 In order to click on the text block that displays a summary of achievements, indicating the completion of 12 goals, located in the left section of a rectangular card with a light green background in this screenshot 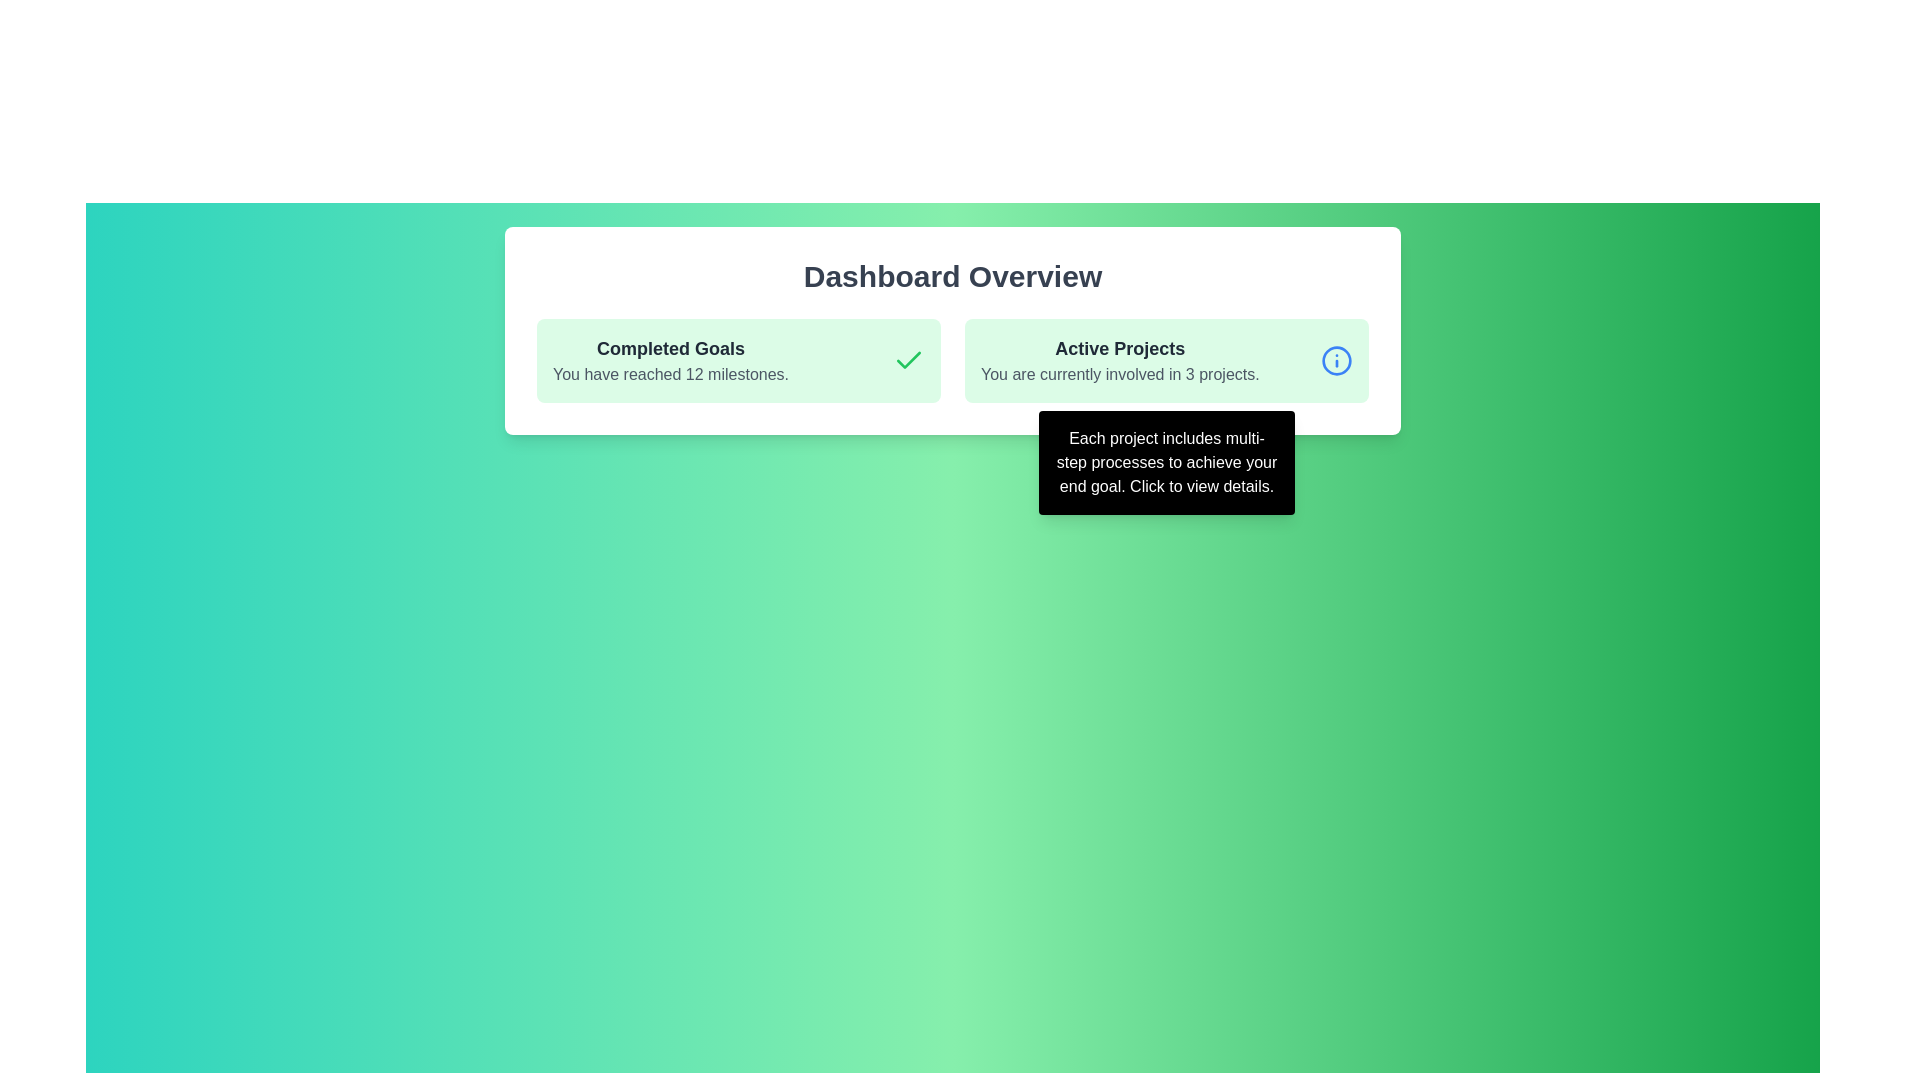, I will do `click(671, 361)`.